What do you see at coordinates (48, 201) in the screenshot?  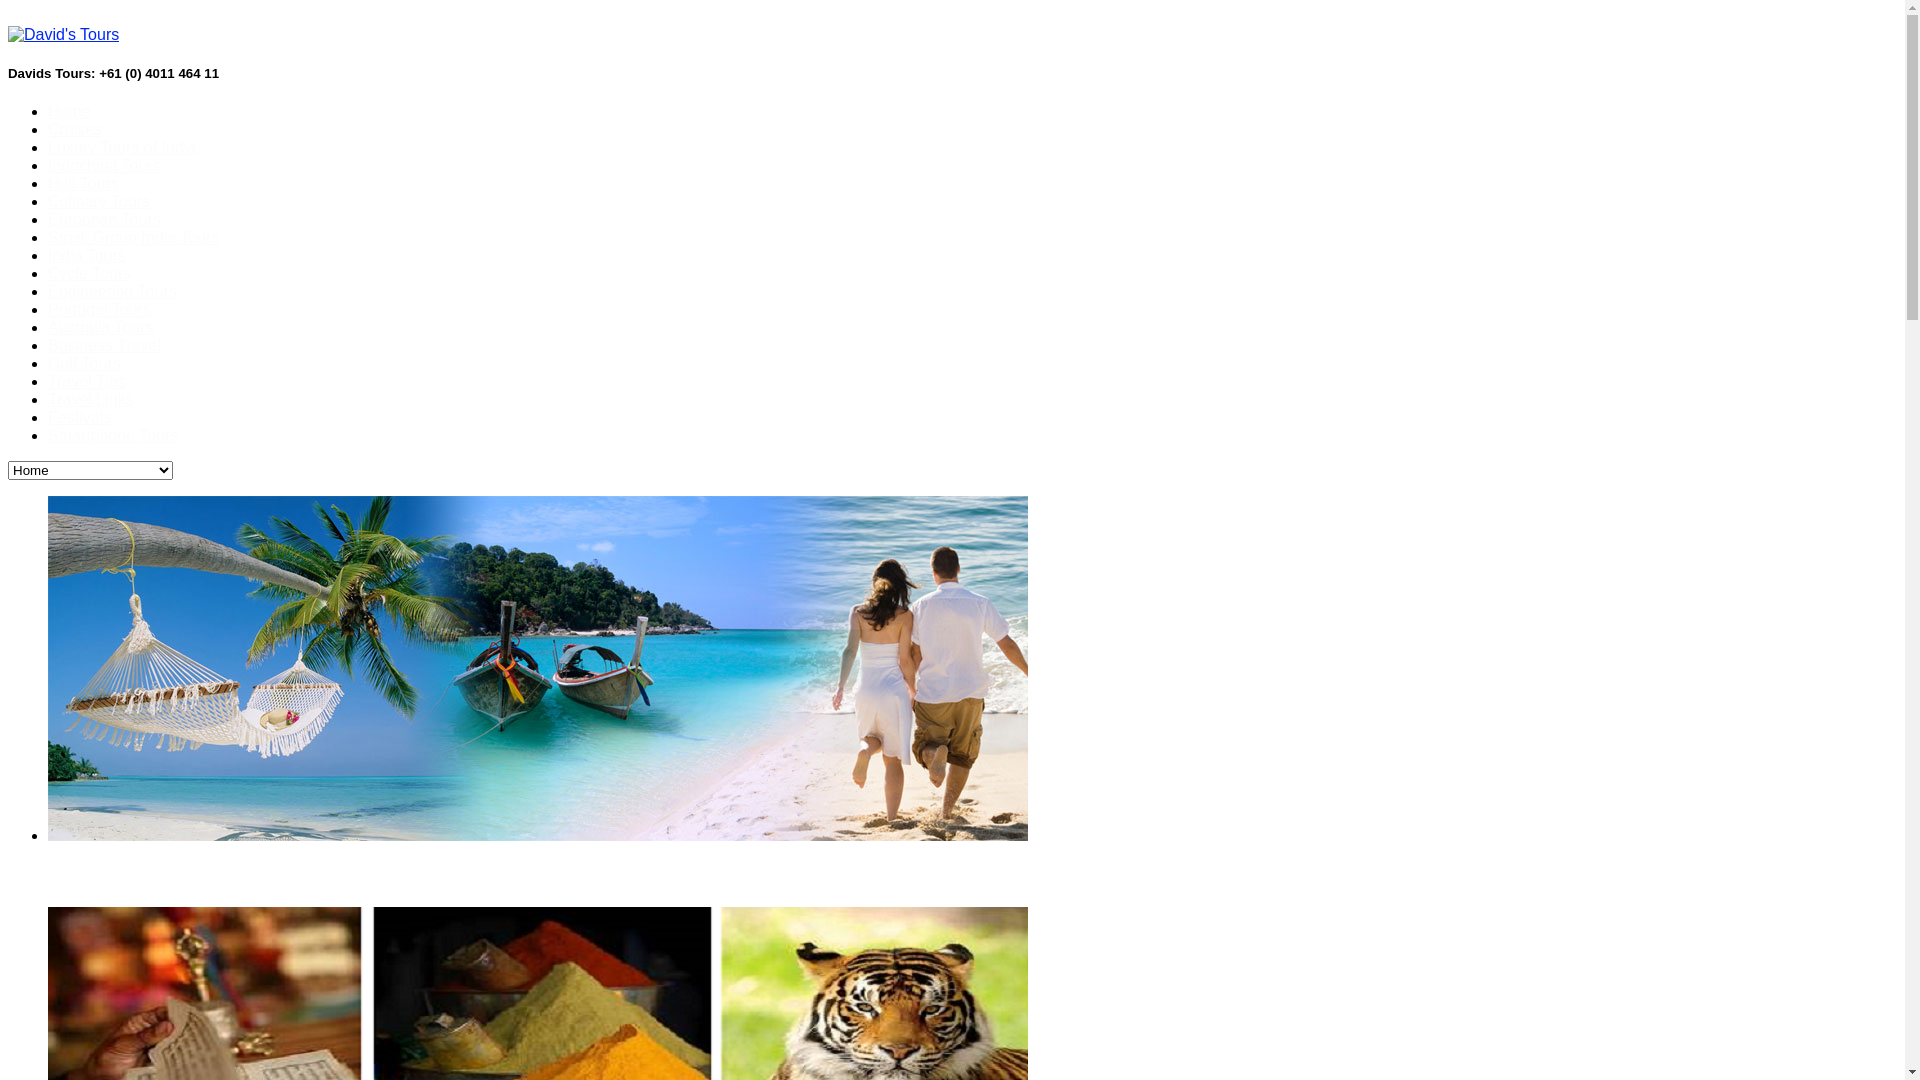 I see `'Culinary Tours'` at bounding box center [48, 201].